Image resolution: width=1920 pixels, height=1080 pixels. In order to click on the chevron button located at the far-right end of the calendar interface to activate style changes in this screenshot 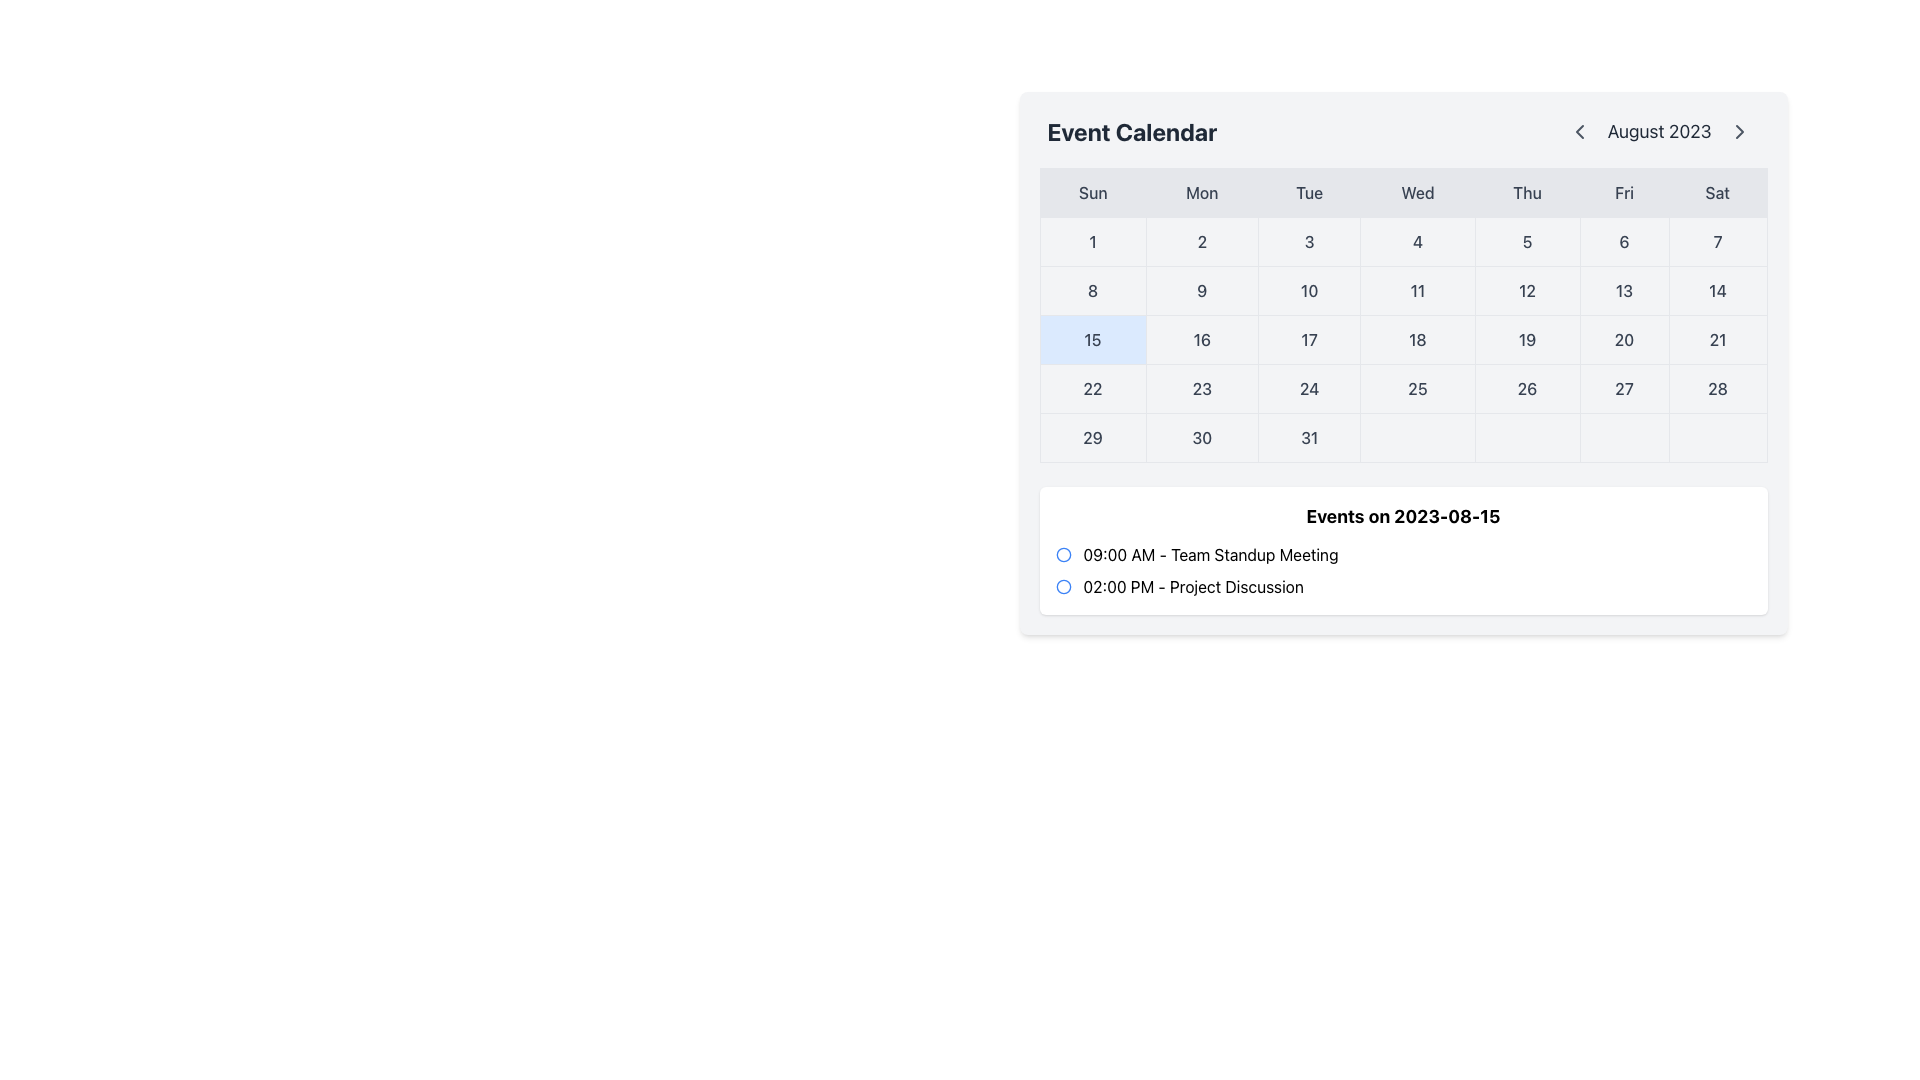, I will do `click(1738, 131)`.